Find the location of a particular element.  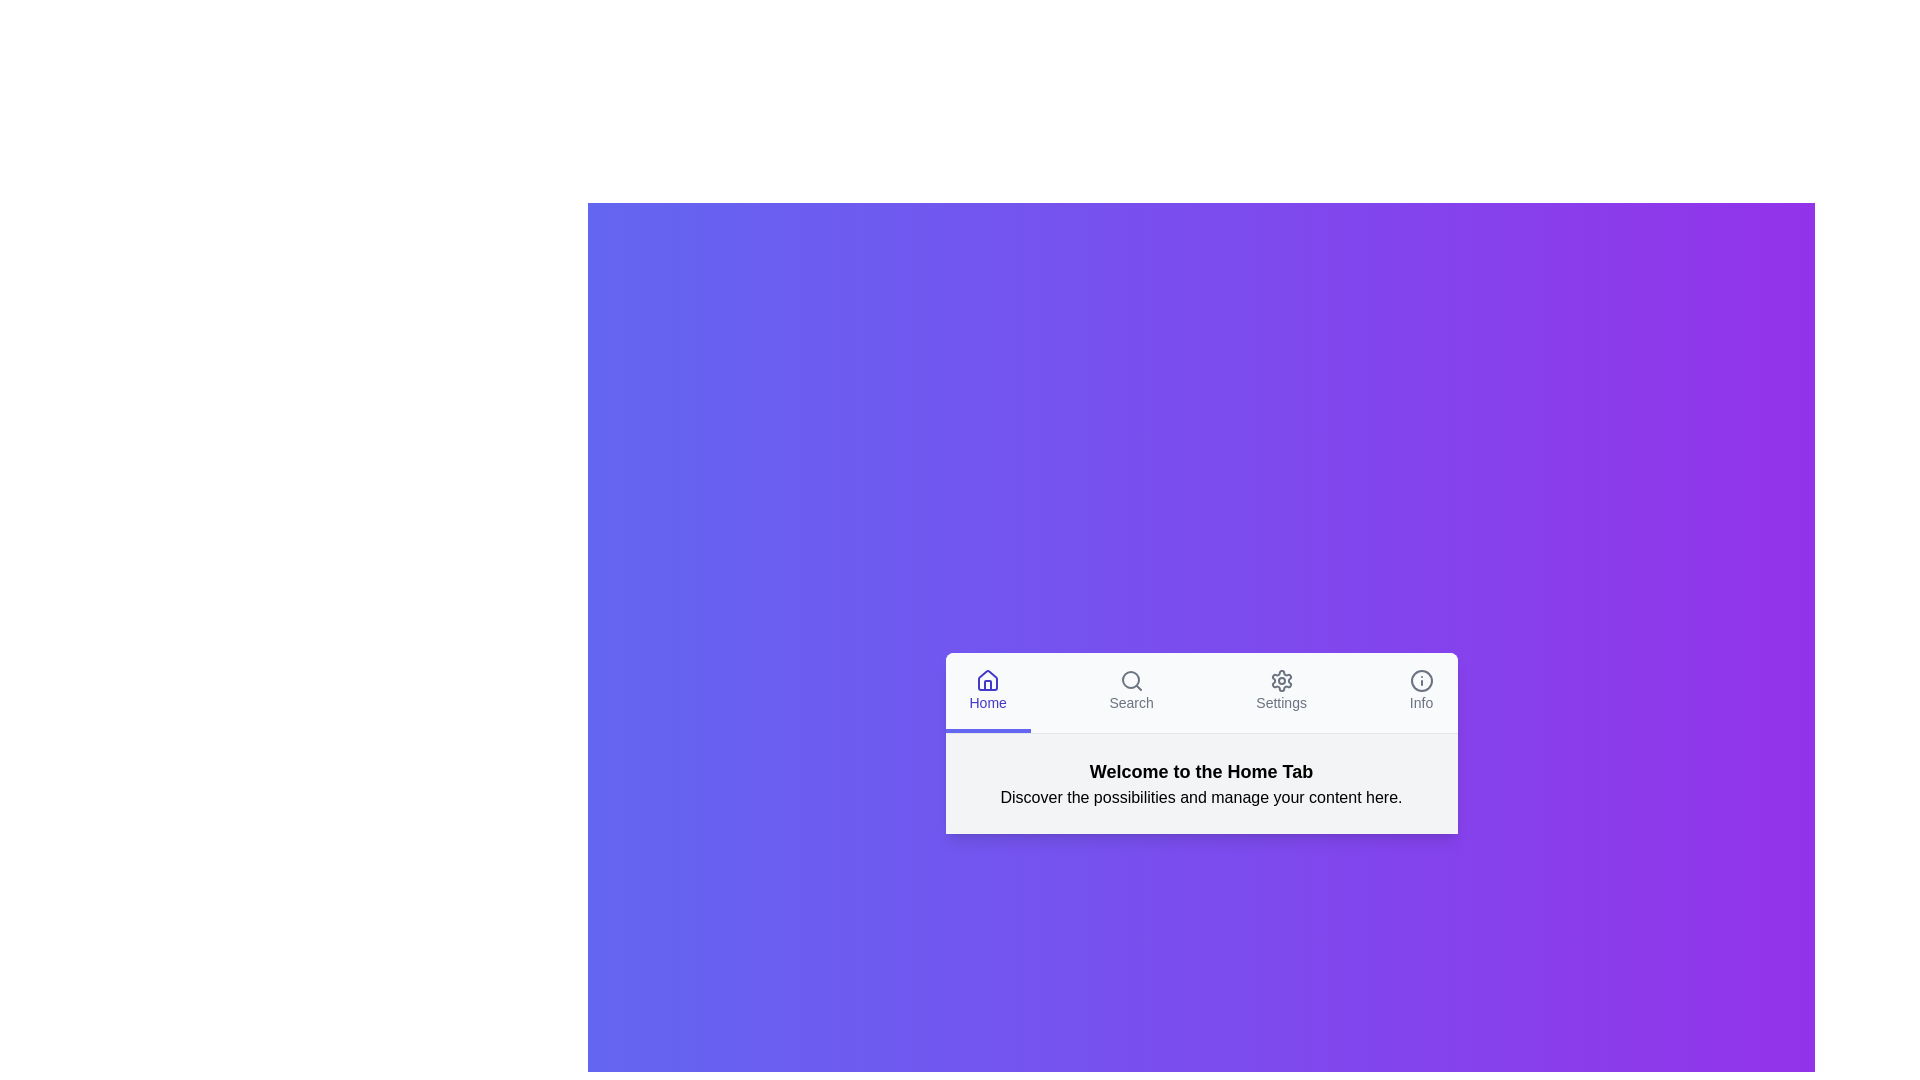

the informational text label located at the bottom-right corner of the interface, which is the last element in the navigational bar following 'Home,' 'Search,' and 'Settings.' is located at coordinates (1420, 701).